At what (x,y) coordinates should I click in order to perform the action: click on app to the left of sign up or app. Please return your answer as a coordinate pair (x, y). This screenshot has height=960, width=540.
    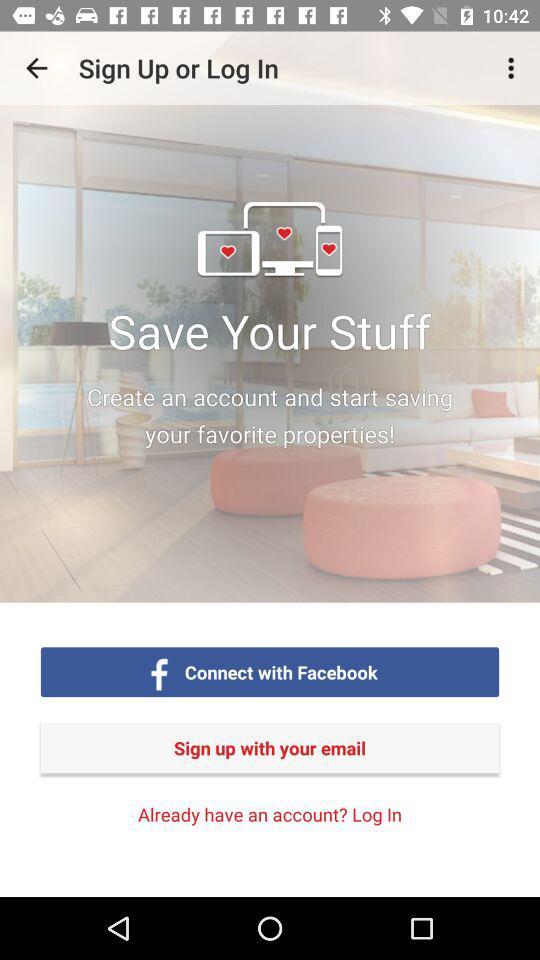
    Looking at the image, I should click on (36, 68).